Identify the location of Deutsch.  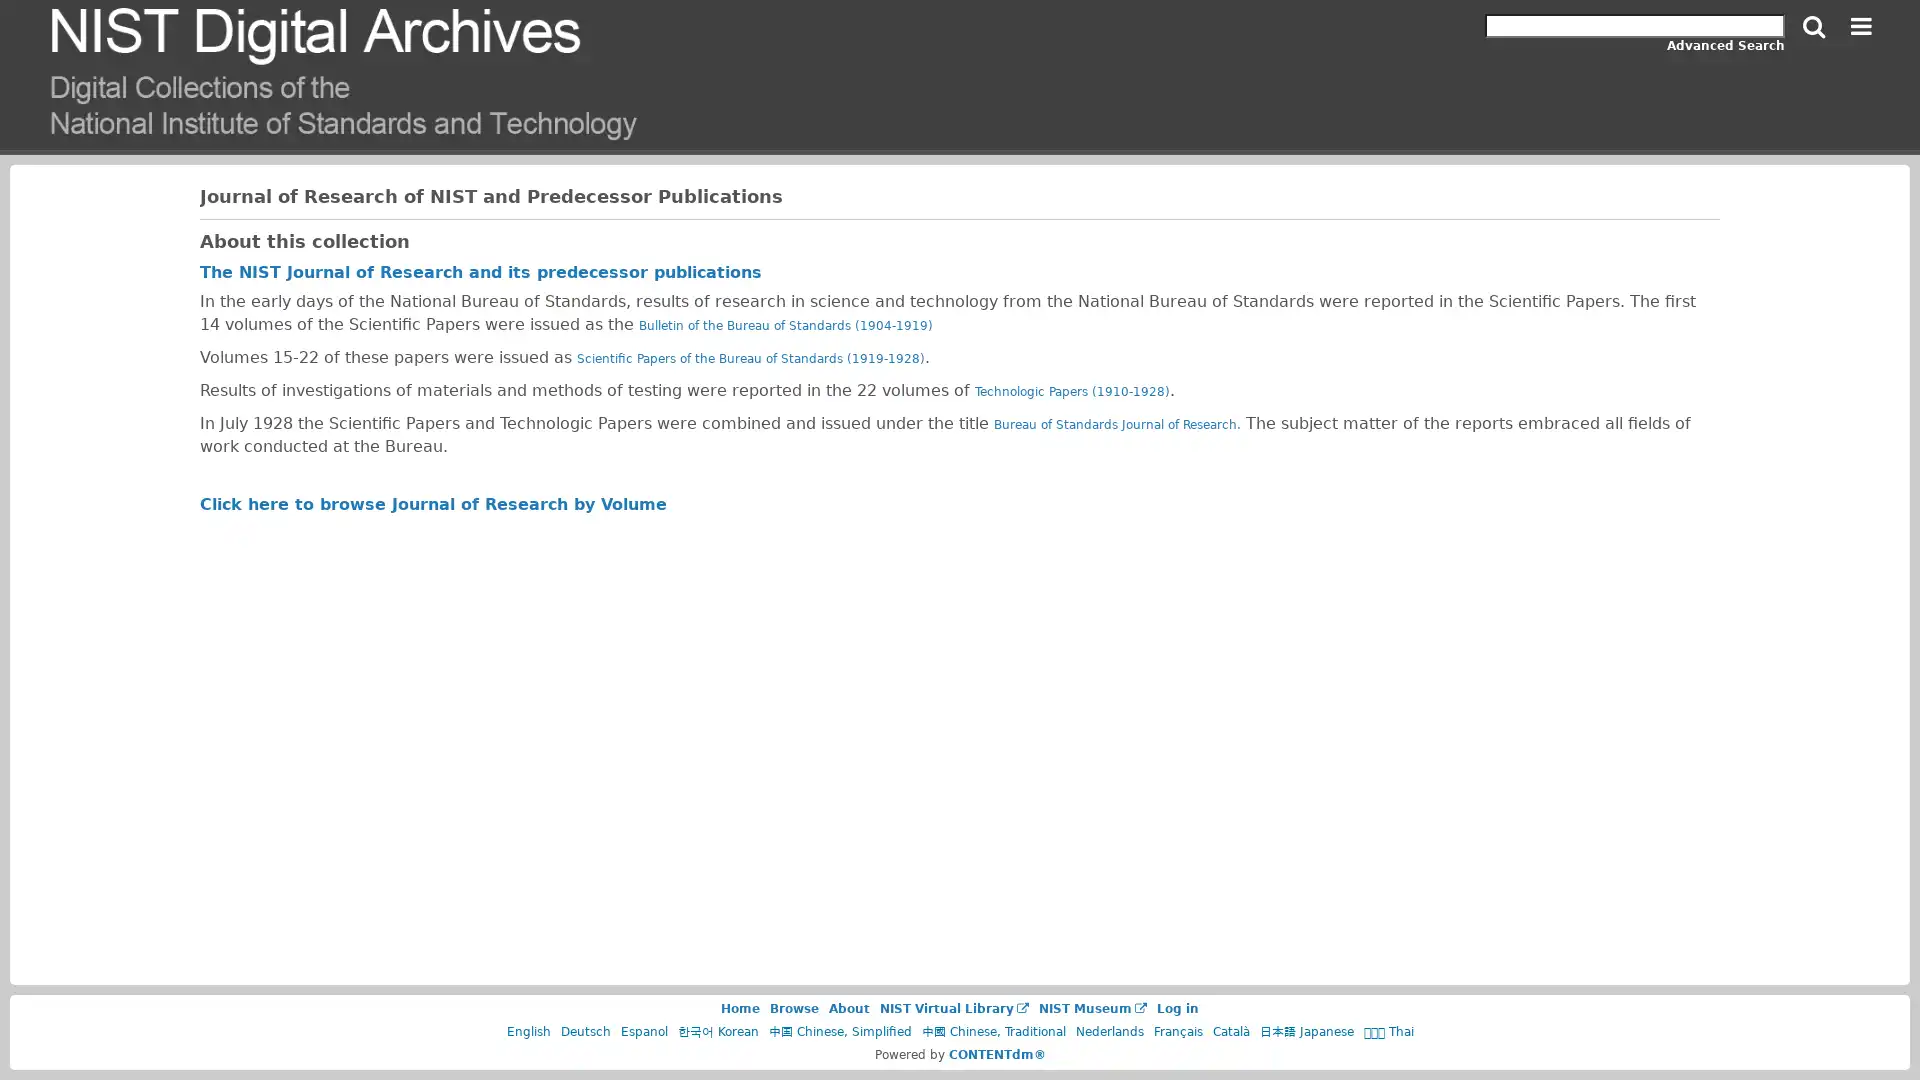
(584, 1032).